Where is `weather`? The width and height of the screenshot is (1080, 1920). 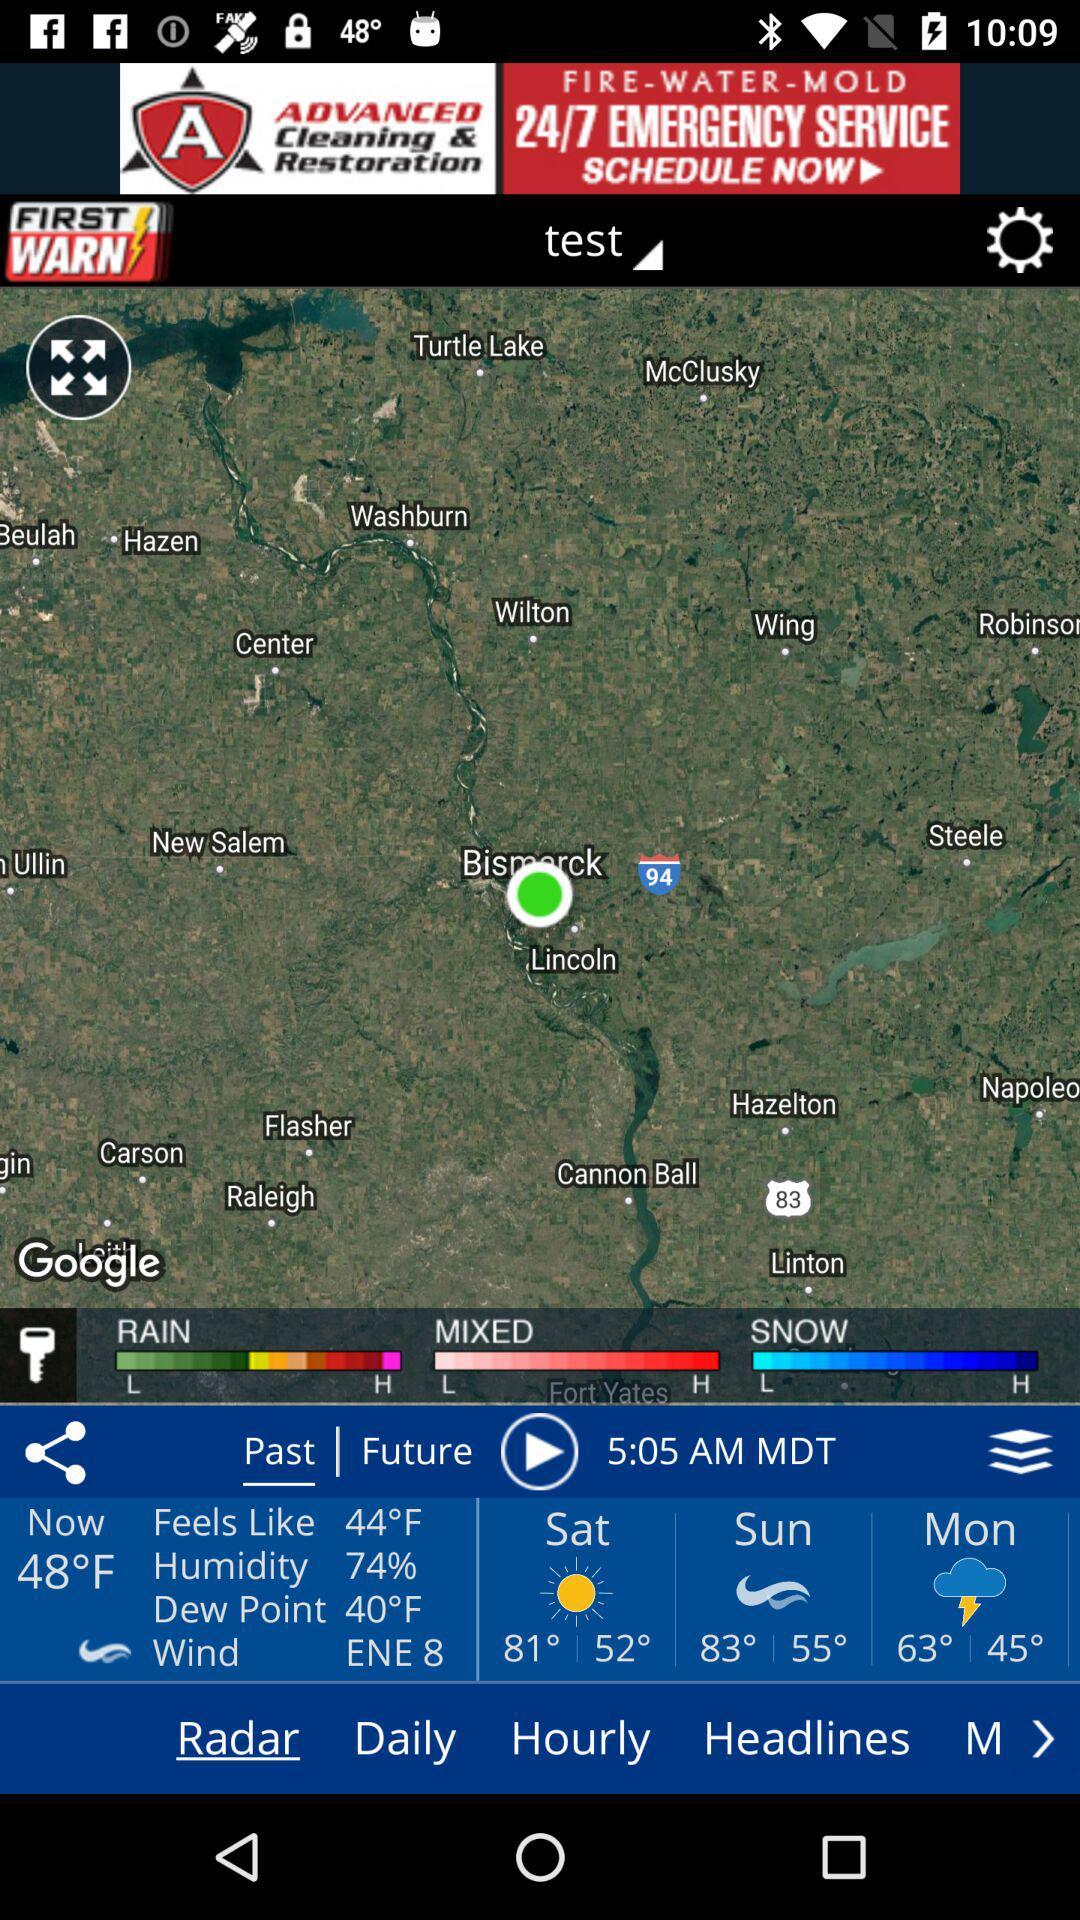
weather is located at coordinates (538, 1451).